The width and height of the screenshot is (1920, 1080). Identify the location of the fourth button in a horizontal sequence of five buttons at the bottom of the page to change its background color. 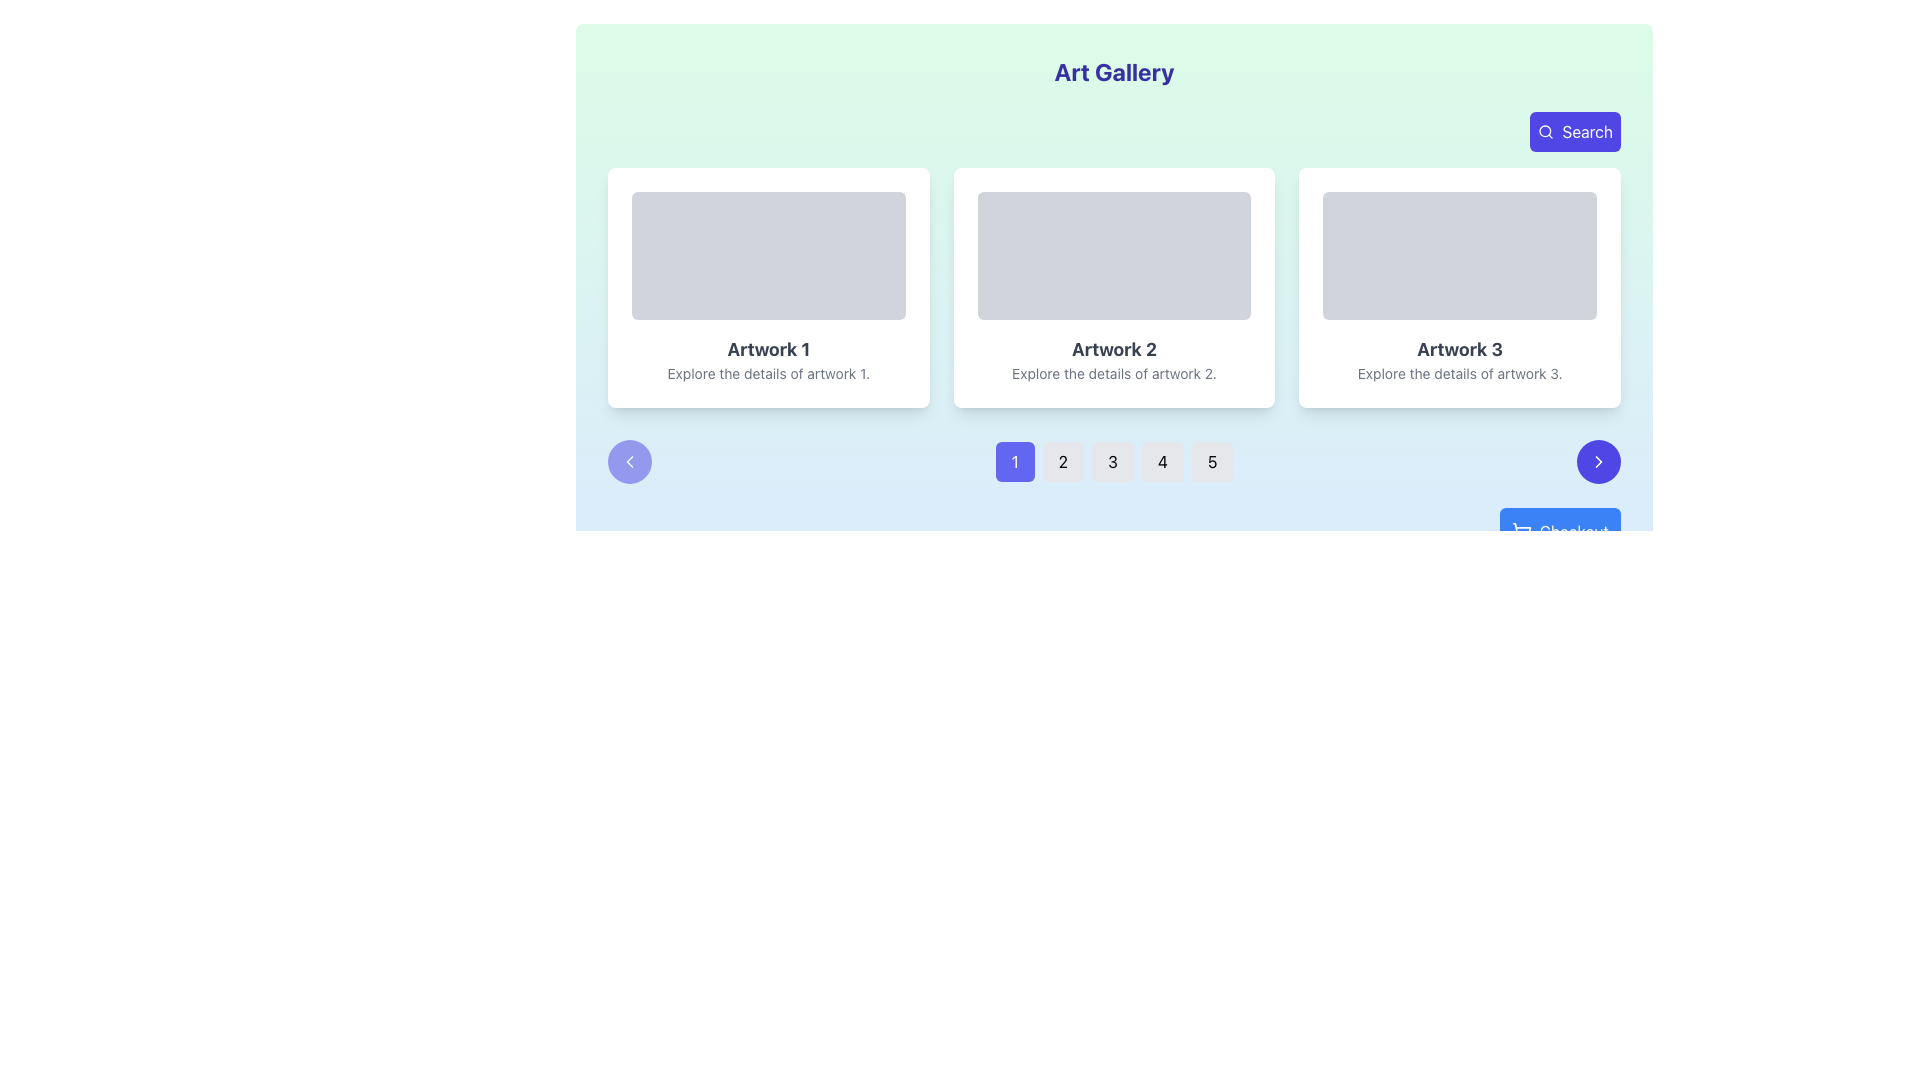
(1162, 462).